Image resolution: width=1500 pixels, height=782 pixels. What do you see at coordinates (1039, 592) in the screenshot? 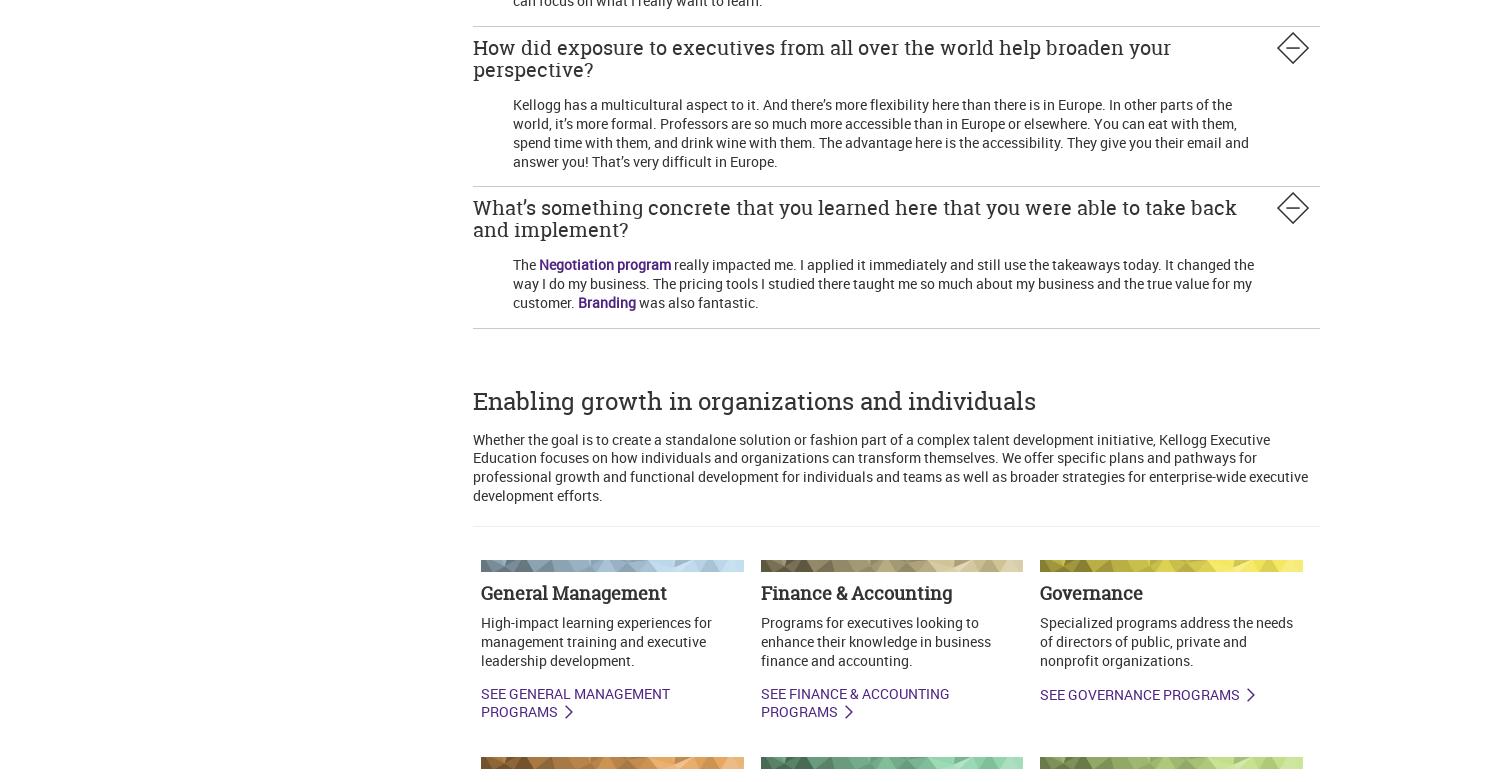
I see `'Governance'` at bounding box center [1039, 592].